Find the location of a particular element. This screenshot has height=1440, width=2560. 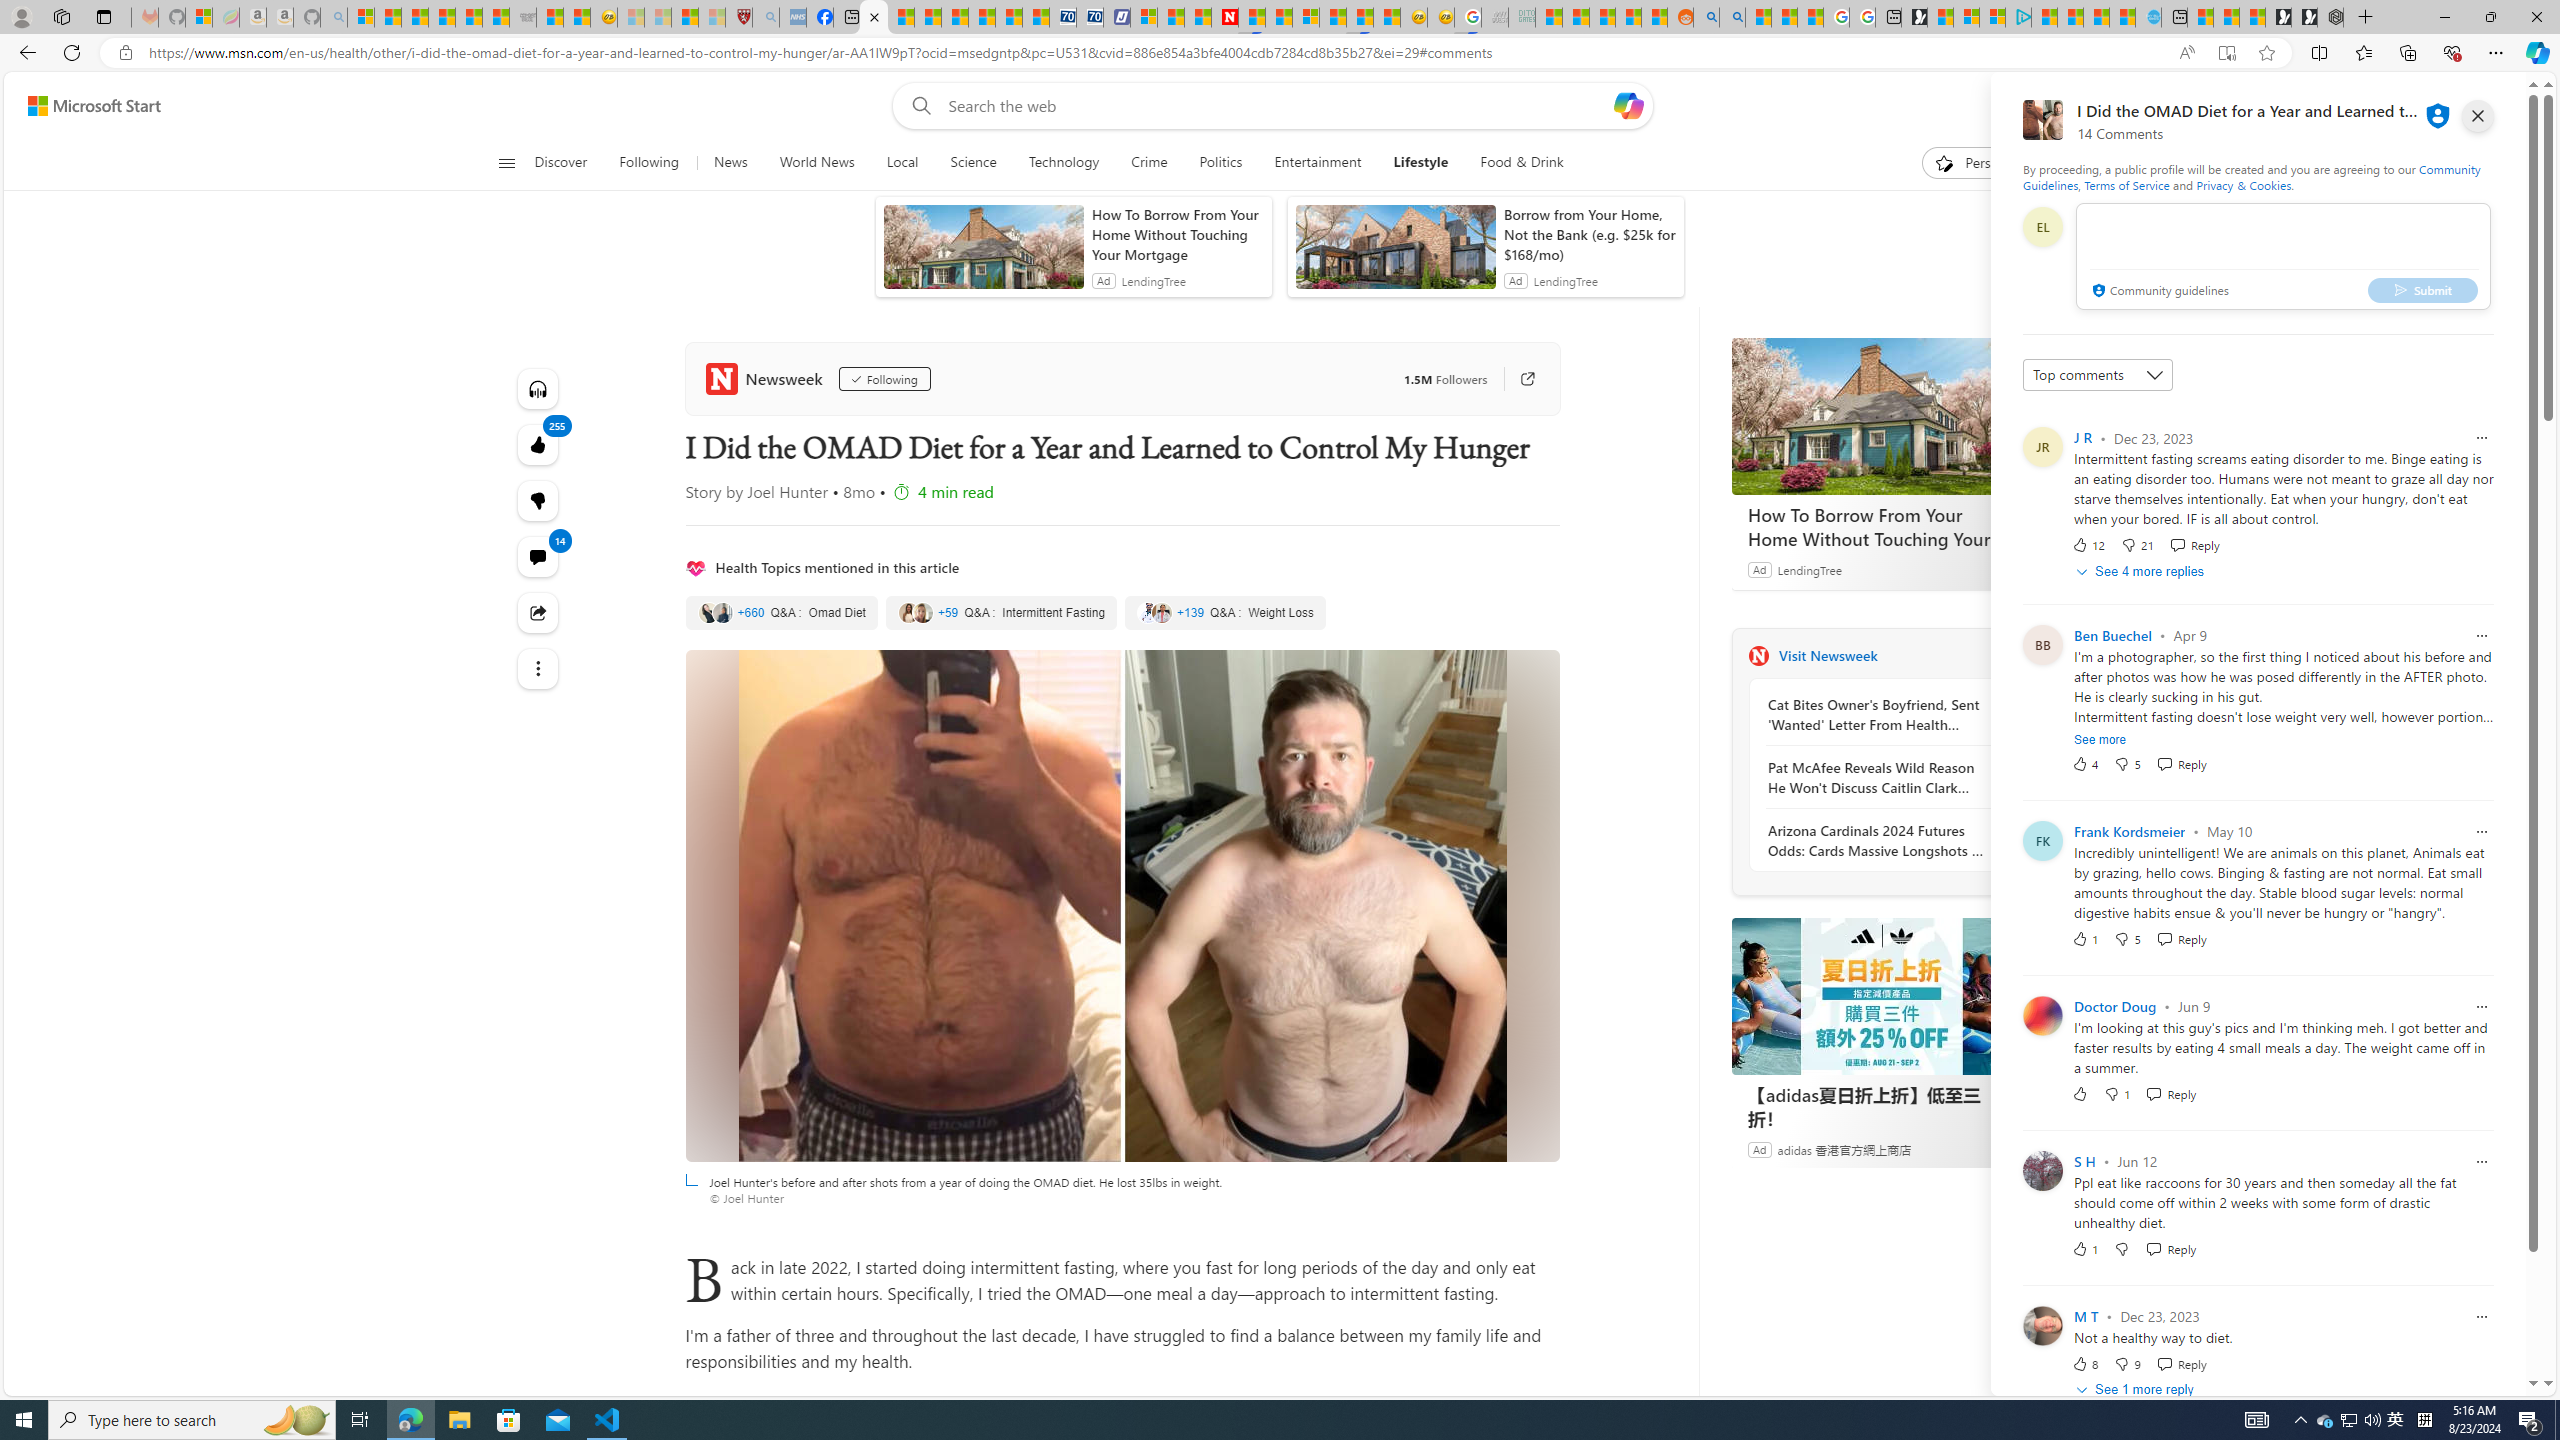

'12 Popular Science Lies that Must be Corrected - Sleeping' is located at coordinates (712, 16).